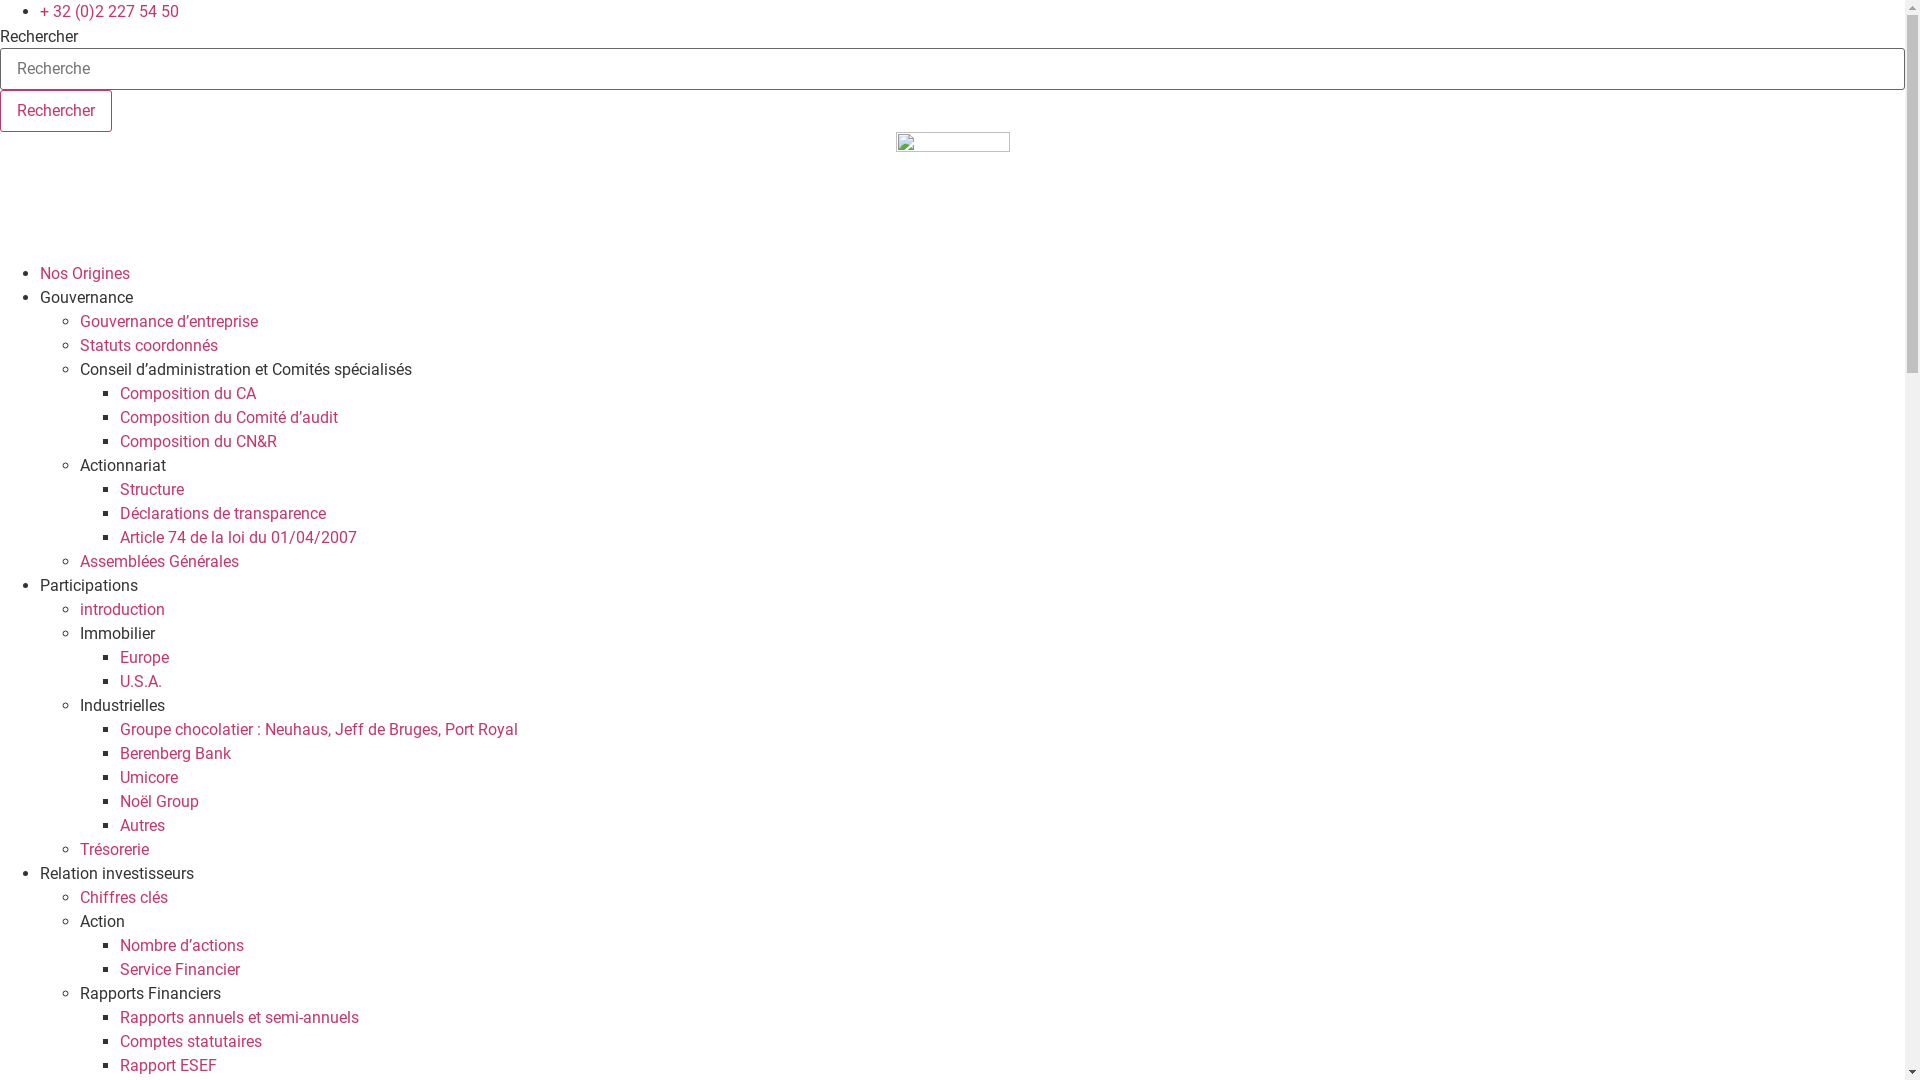 The width and height of the screenshot is (1920, 1080). I want to click on 'Gouvernance', so click(85, 297).